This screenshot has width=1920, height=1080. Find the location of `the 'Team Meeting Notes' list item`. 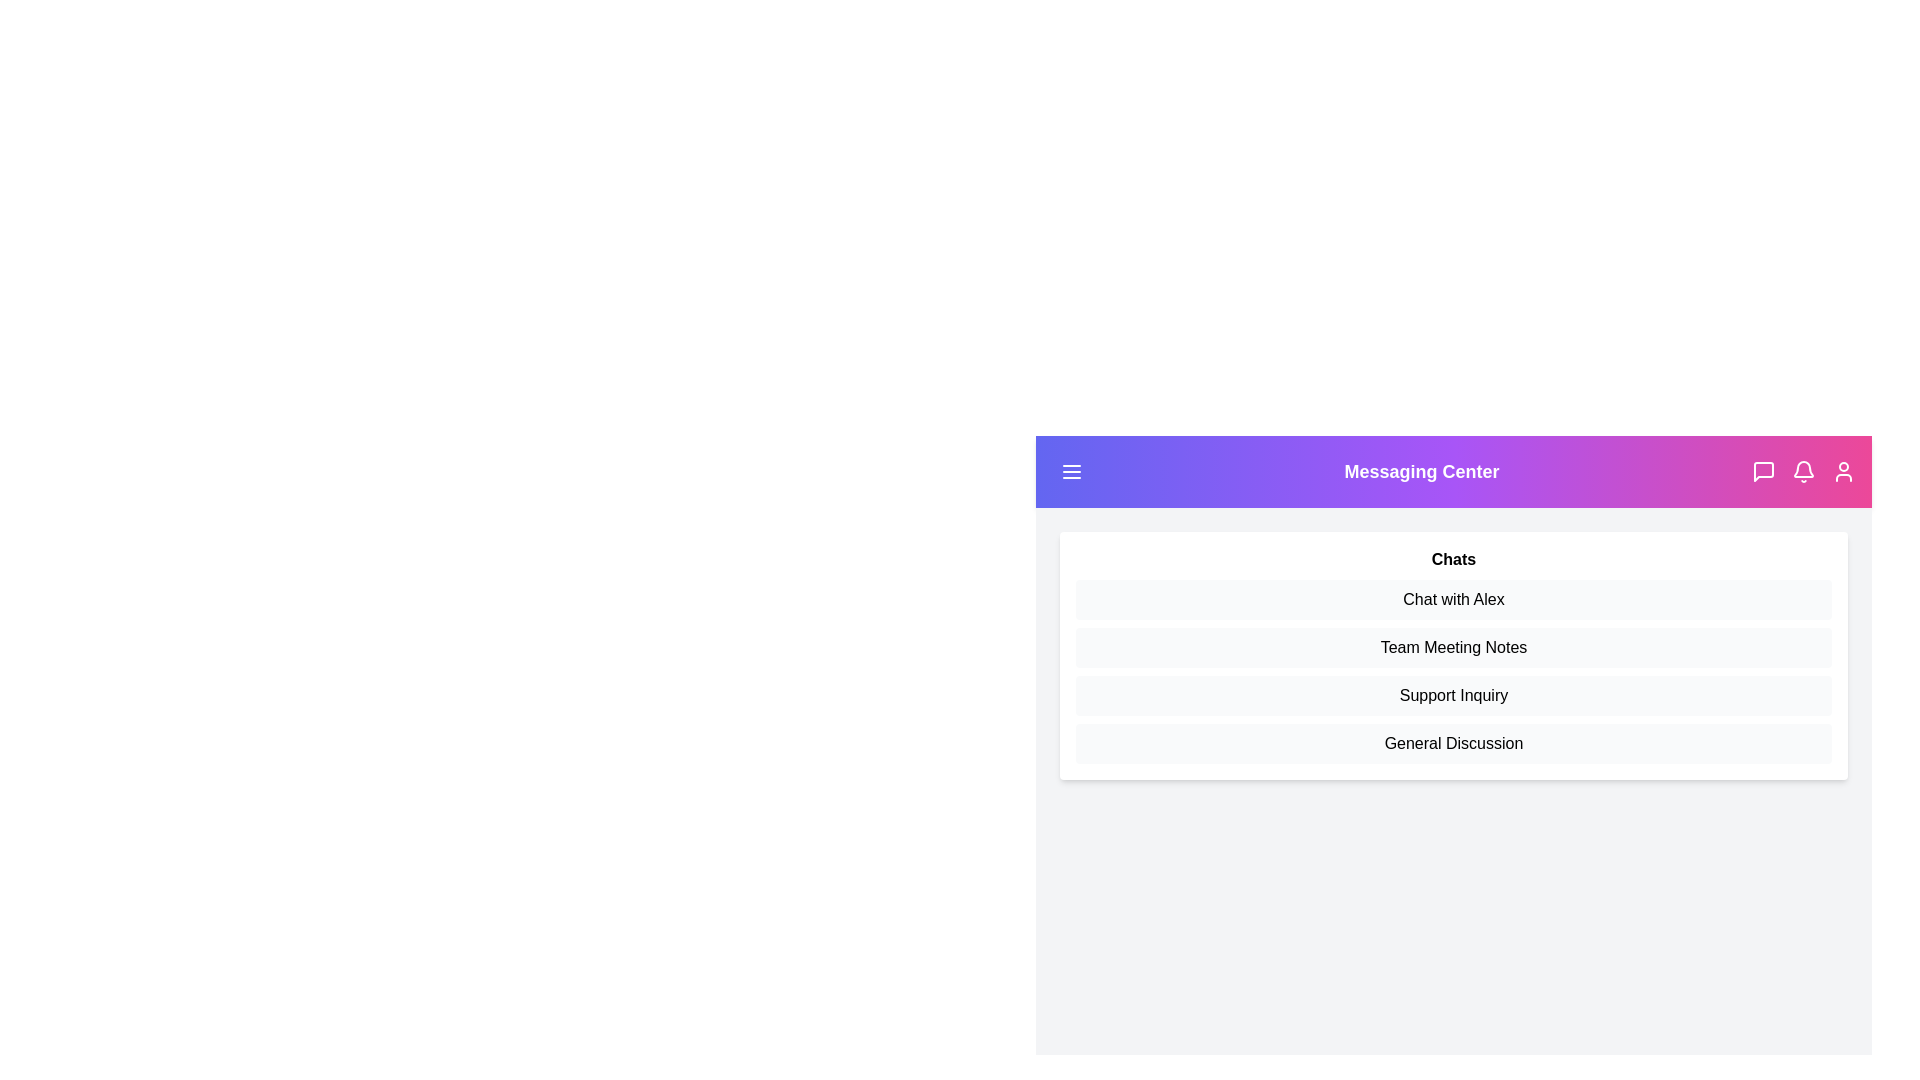

the 'Team Meeting Notes' list item is located at coordinates (1454, 648).